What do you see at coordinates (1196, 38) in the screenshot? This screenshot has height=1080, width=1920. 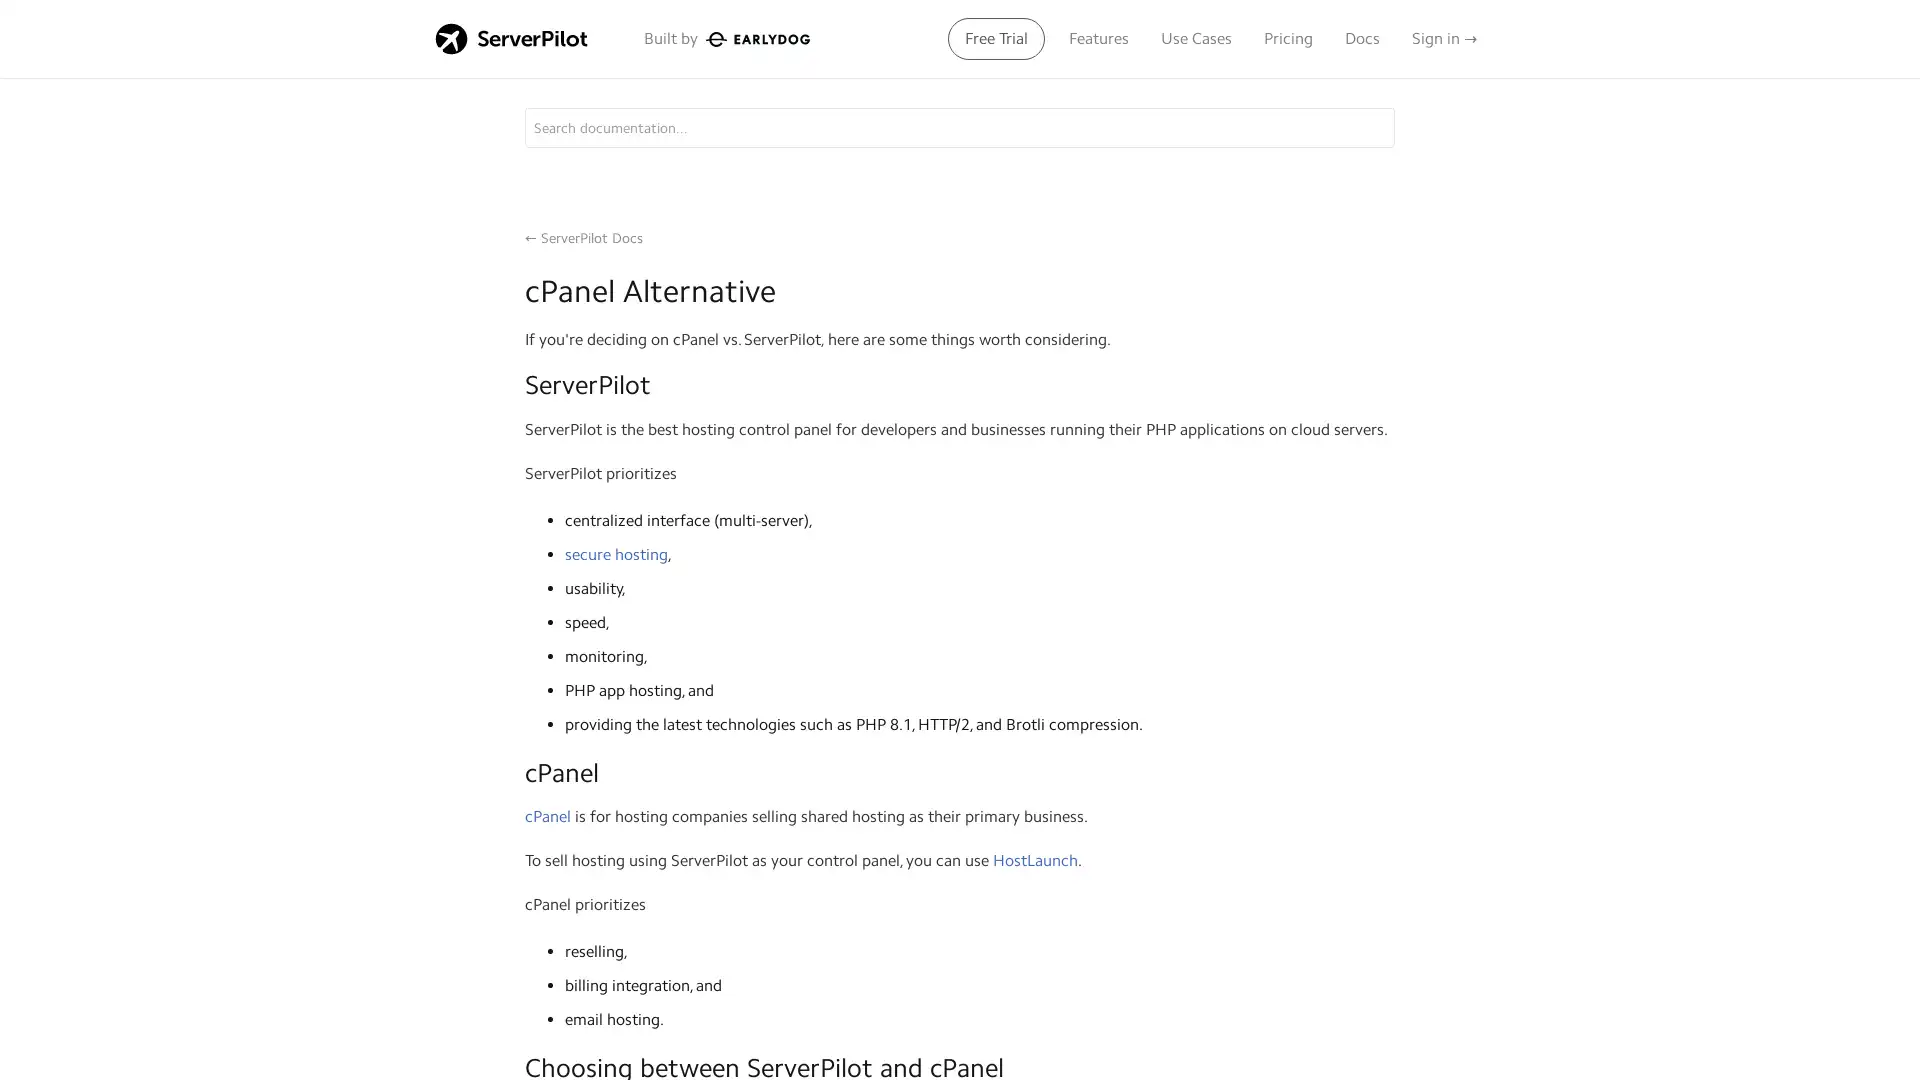 I see `Use Cases` at bounding box center [1196, 38].